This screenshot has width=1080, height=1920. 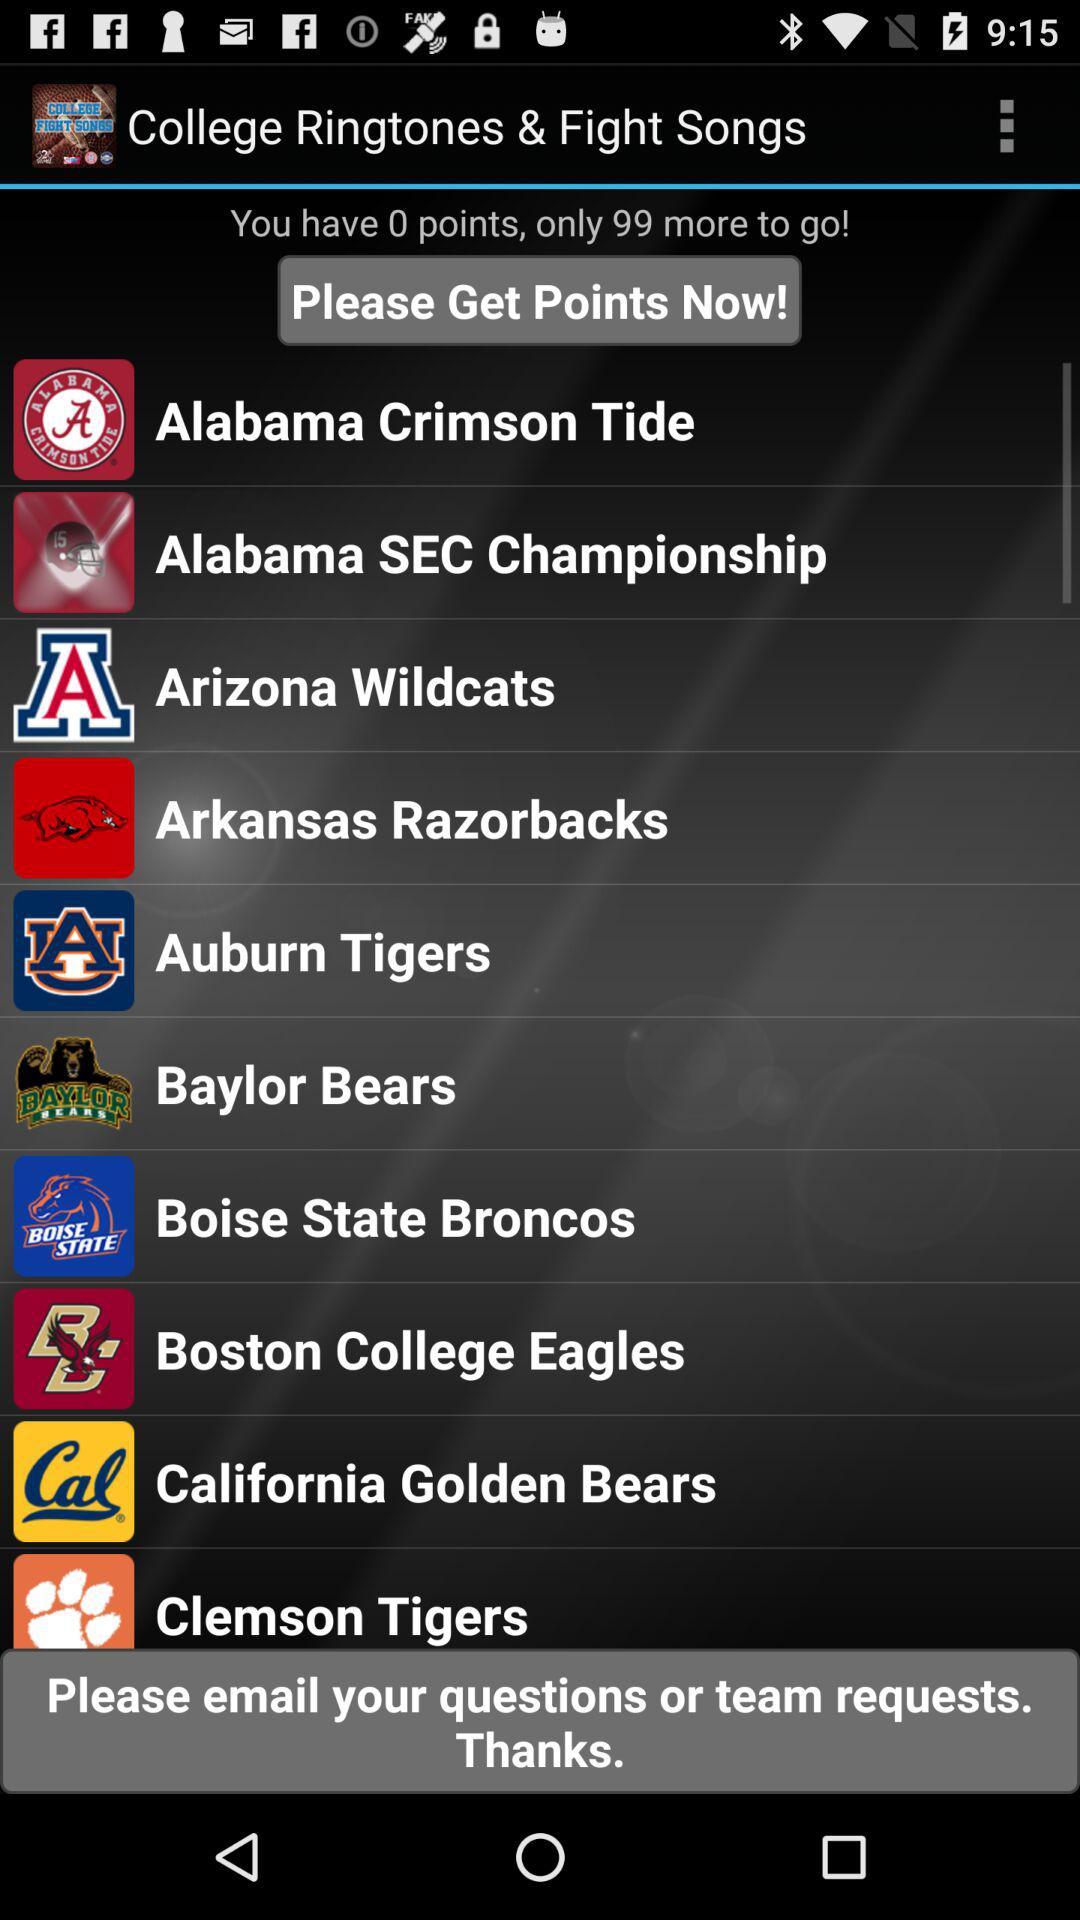 What do you see at coordinates (322, 949) in the screenshot?
I see `icon above baylor bears` at bounding box center [322, 949].